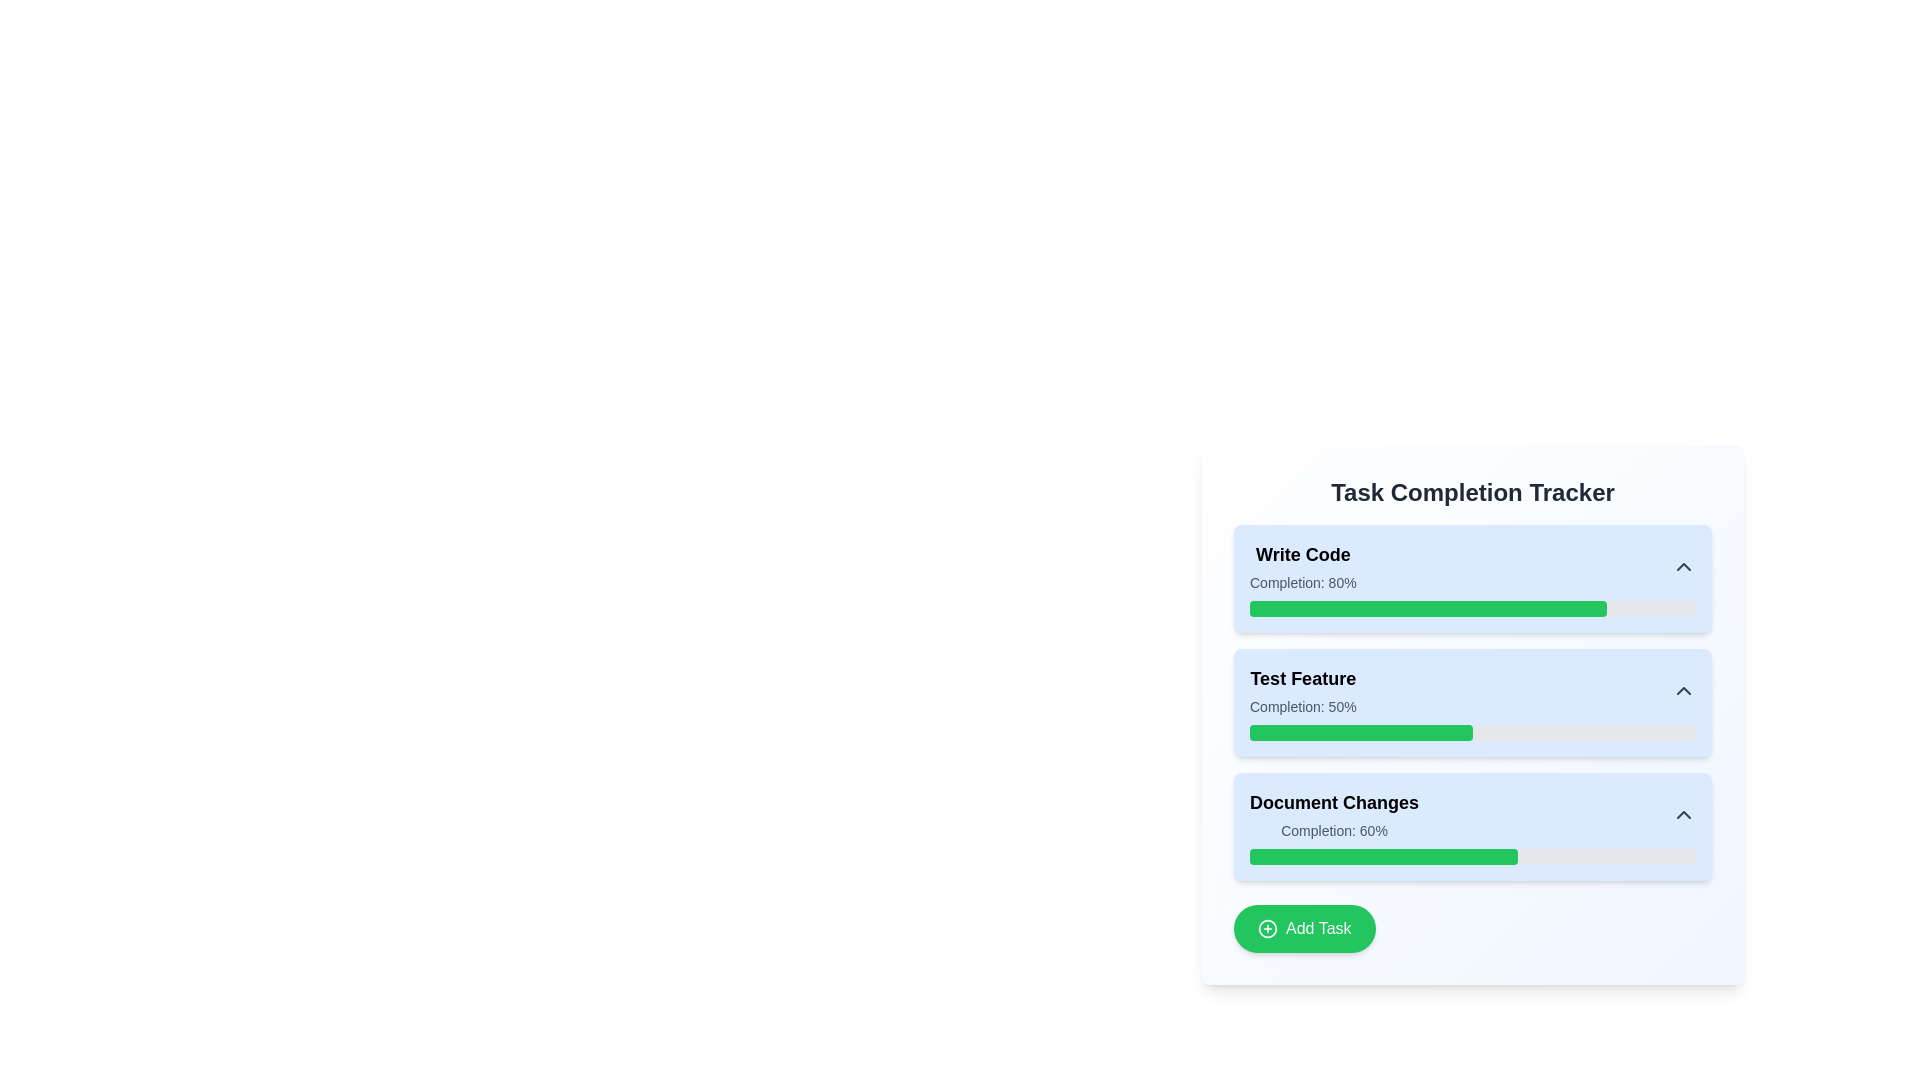 The height and width of the screenshot is (1080, 1920). I want to click on the toggle button located at the top-right corner of the 'Write Code' task card in the 'Task Completion Tracker' interface, so click(1683, 567).